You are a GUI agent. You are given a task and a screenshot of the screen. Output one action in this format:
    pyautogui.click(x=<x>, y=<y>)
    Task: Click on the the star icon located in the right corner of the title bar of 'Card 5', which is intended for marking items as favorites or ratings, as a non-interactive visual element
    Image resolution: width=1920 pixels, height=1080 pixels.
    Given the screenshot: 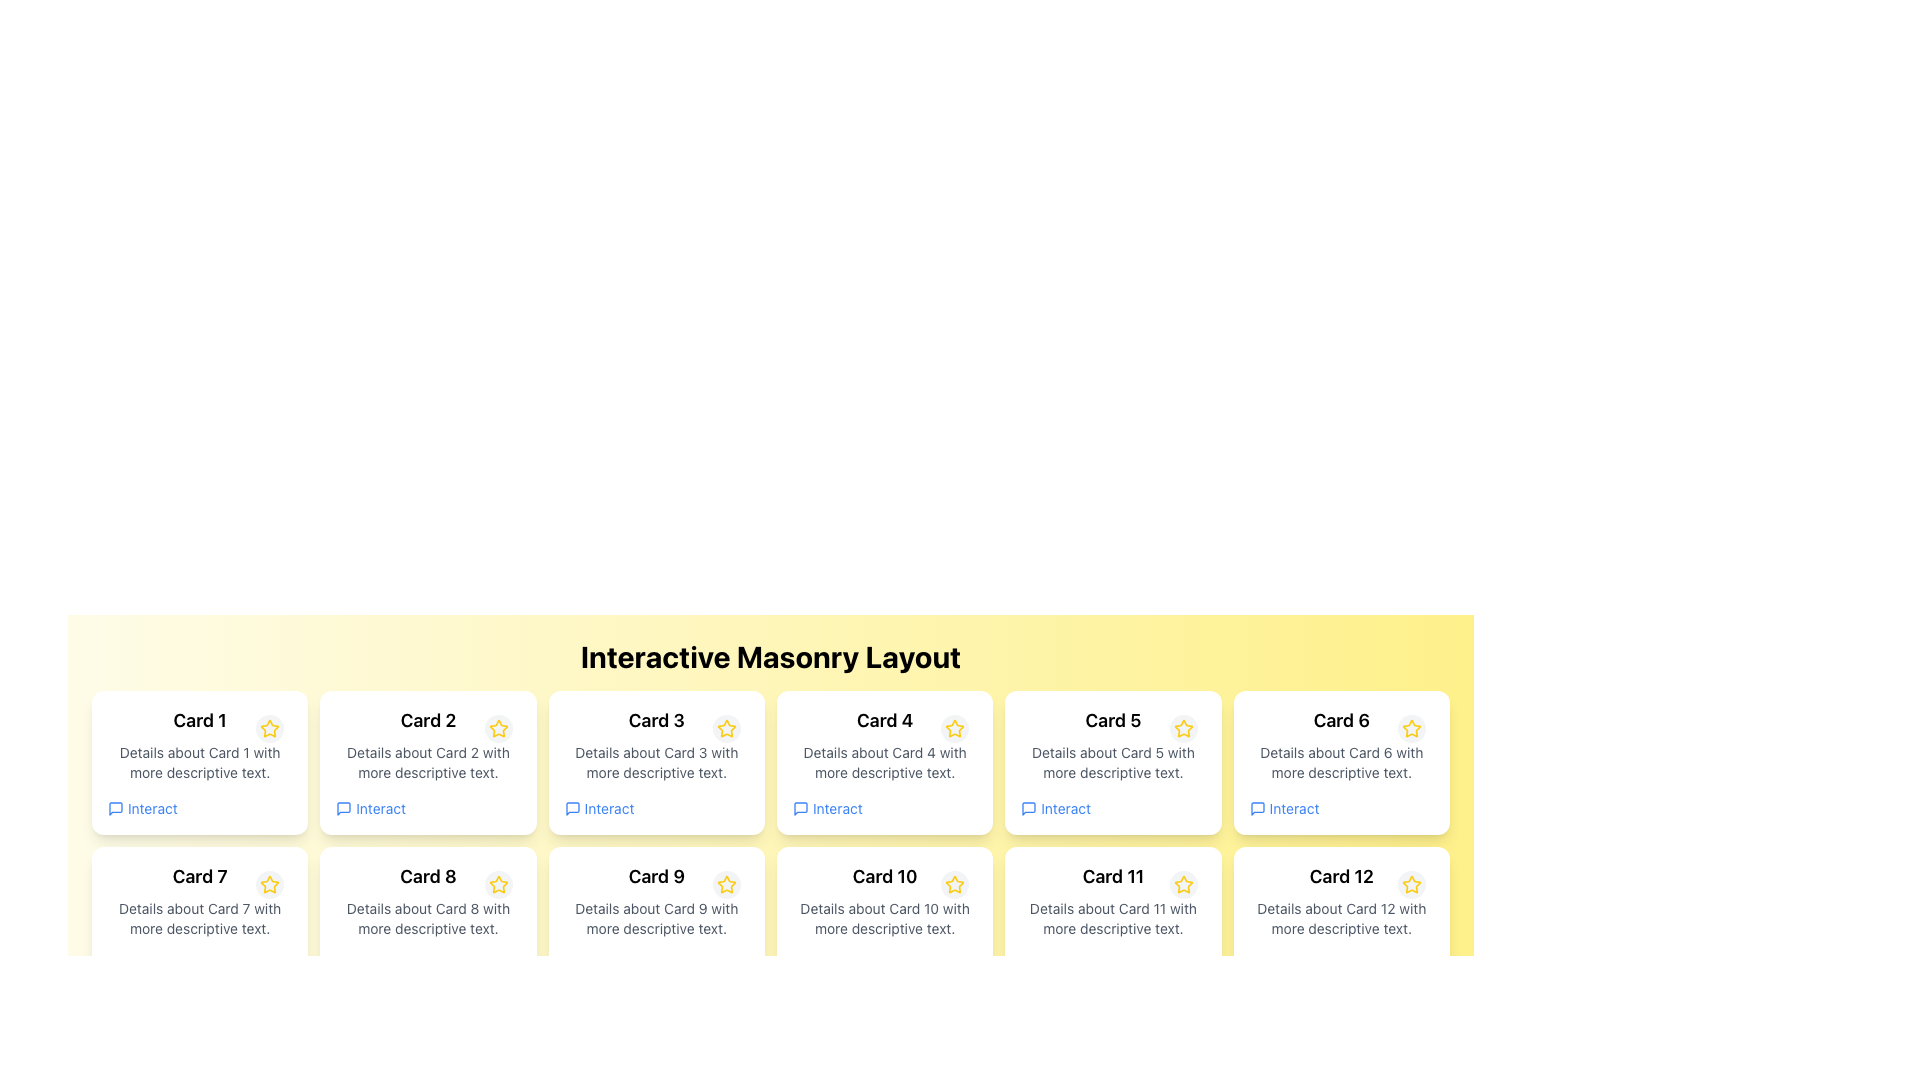 What is the action you would take?
    pyautogui.click(x=1183, y=728)
    